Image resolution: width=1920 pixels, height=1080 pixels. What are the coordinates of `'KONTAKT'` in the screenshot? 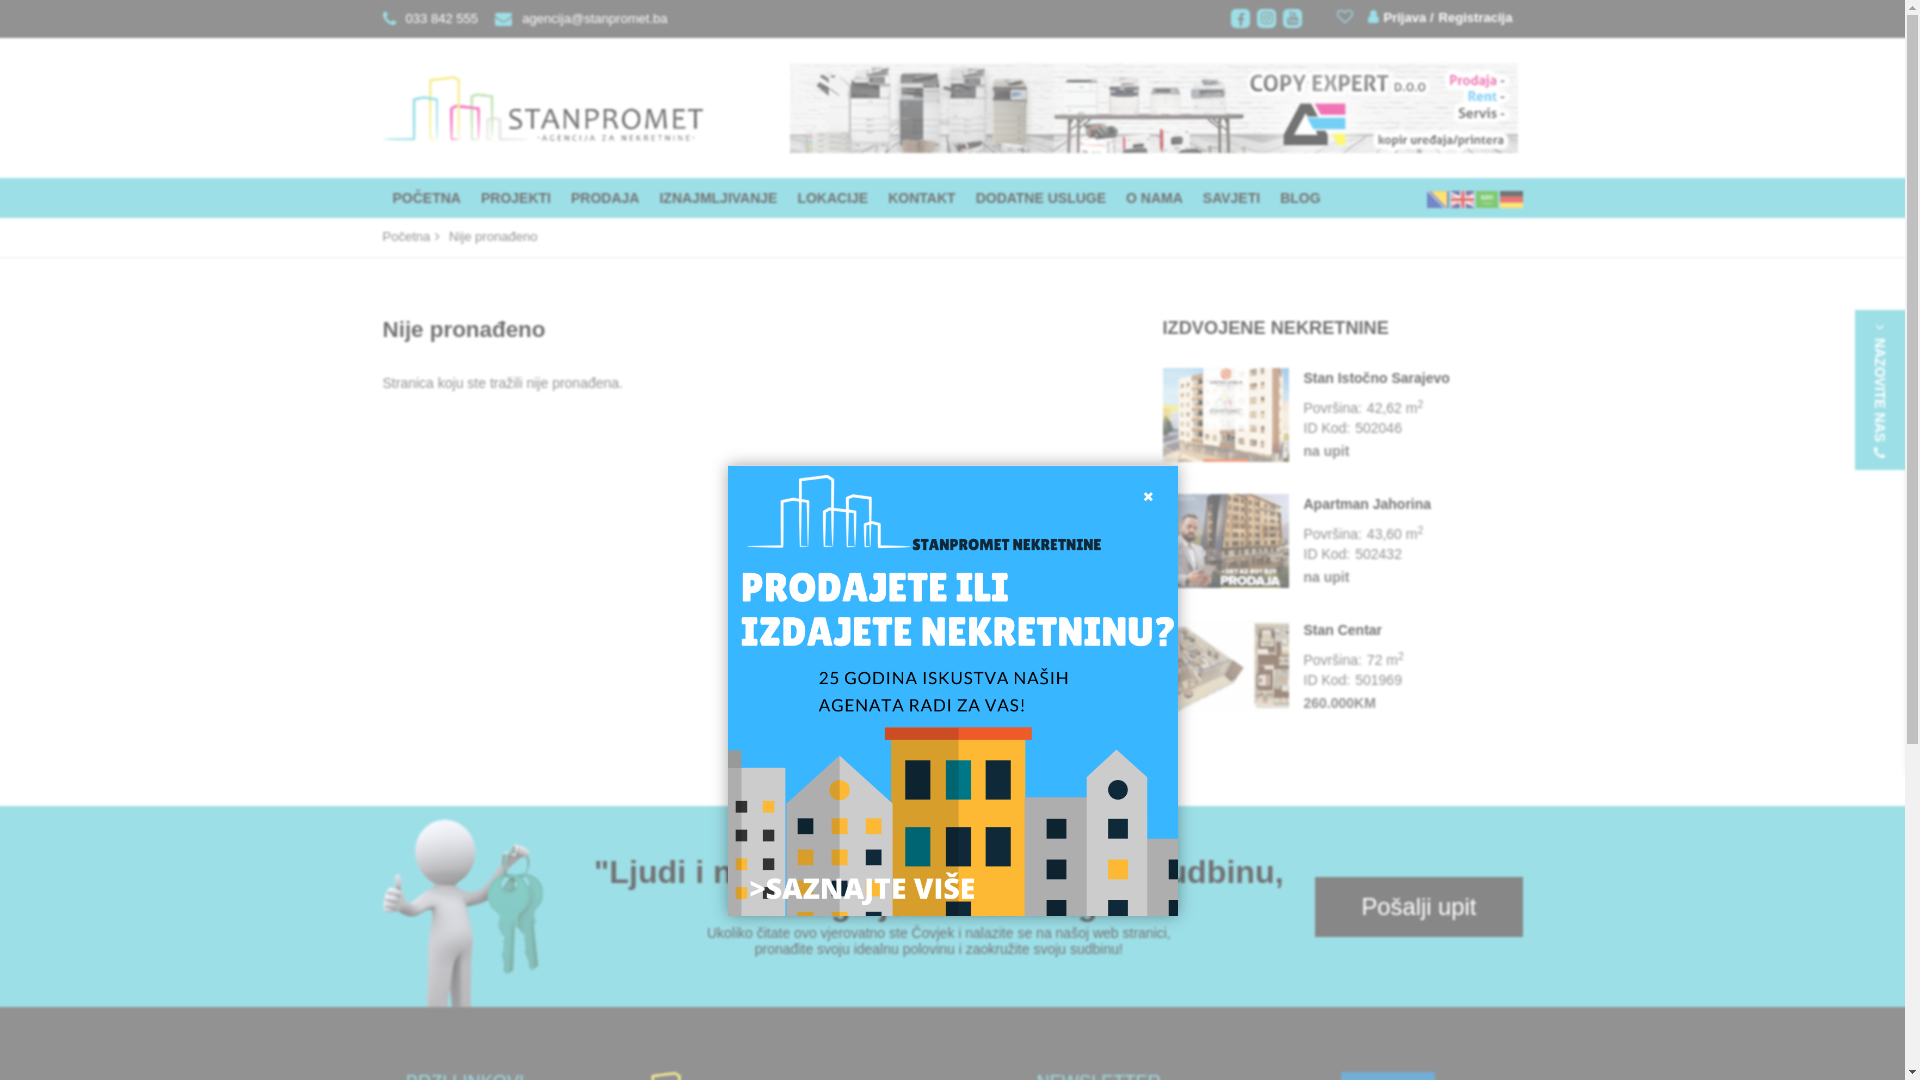 It's located at (920, 197).